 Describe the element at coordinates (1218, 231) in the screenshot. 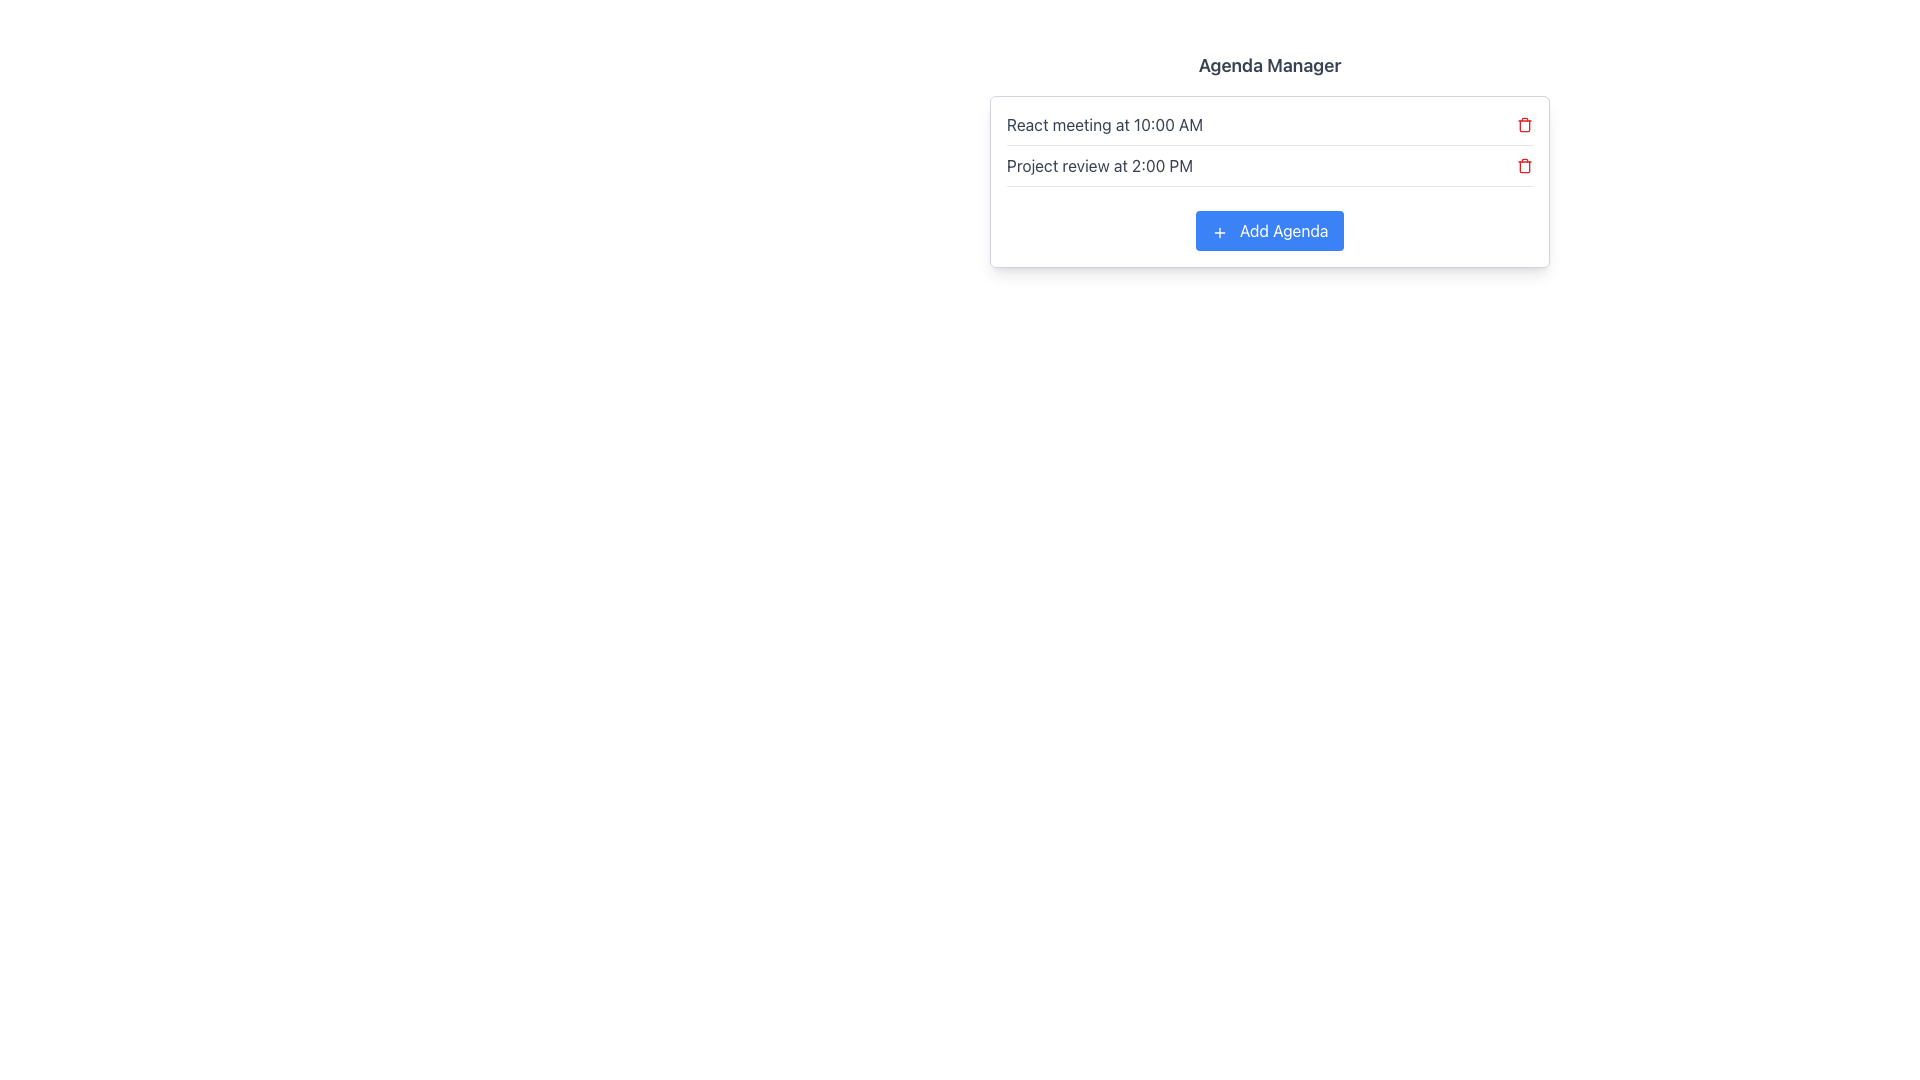

I see `the SVG icon representing the action of adding a new agenda, located on the left side of the 'Add Agenda' button` at that location.